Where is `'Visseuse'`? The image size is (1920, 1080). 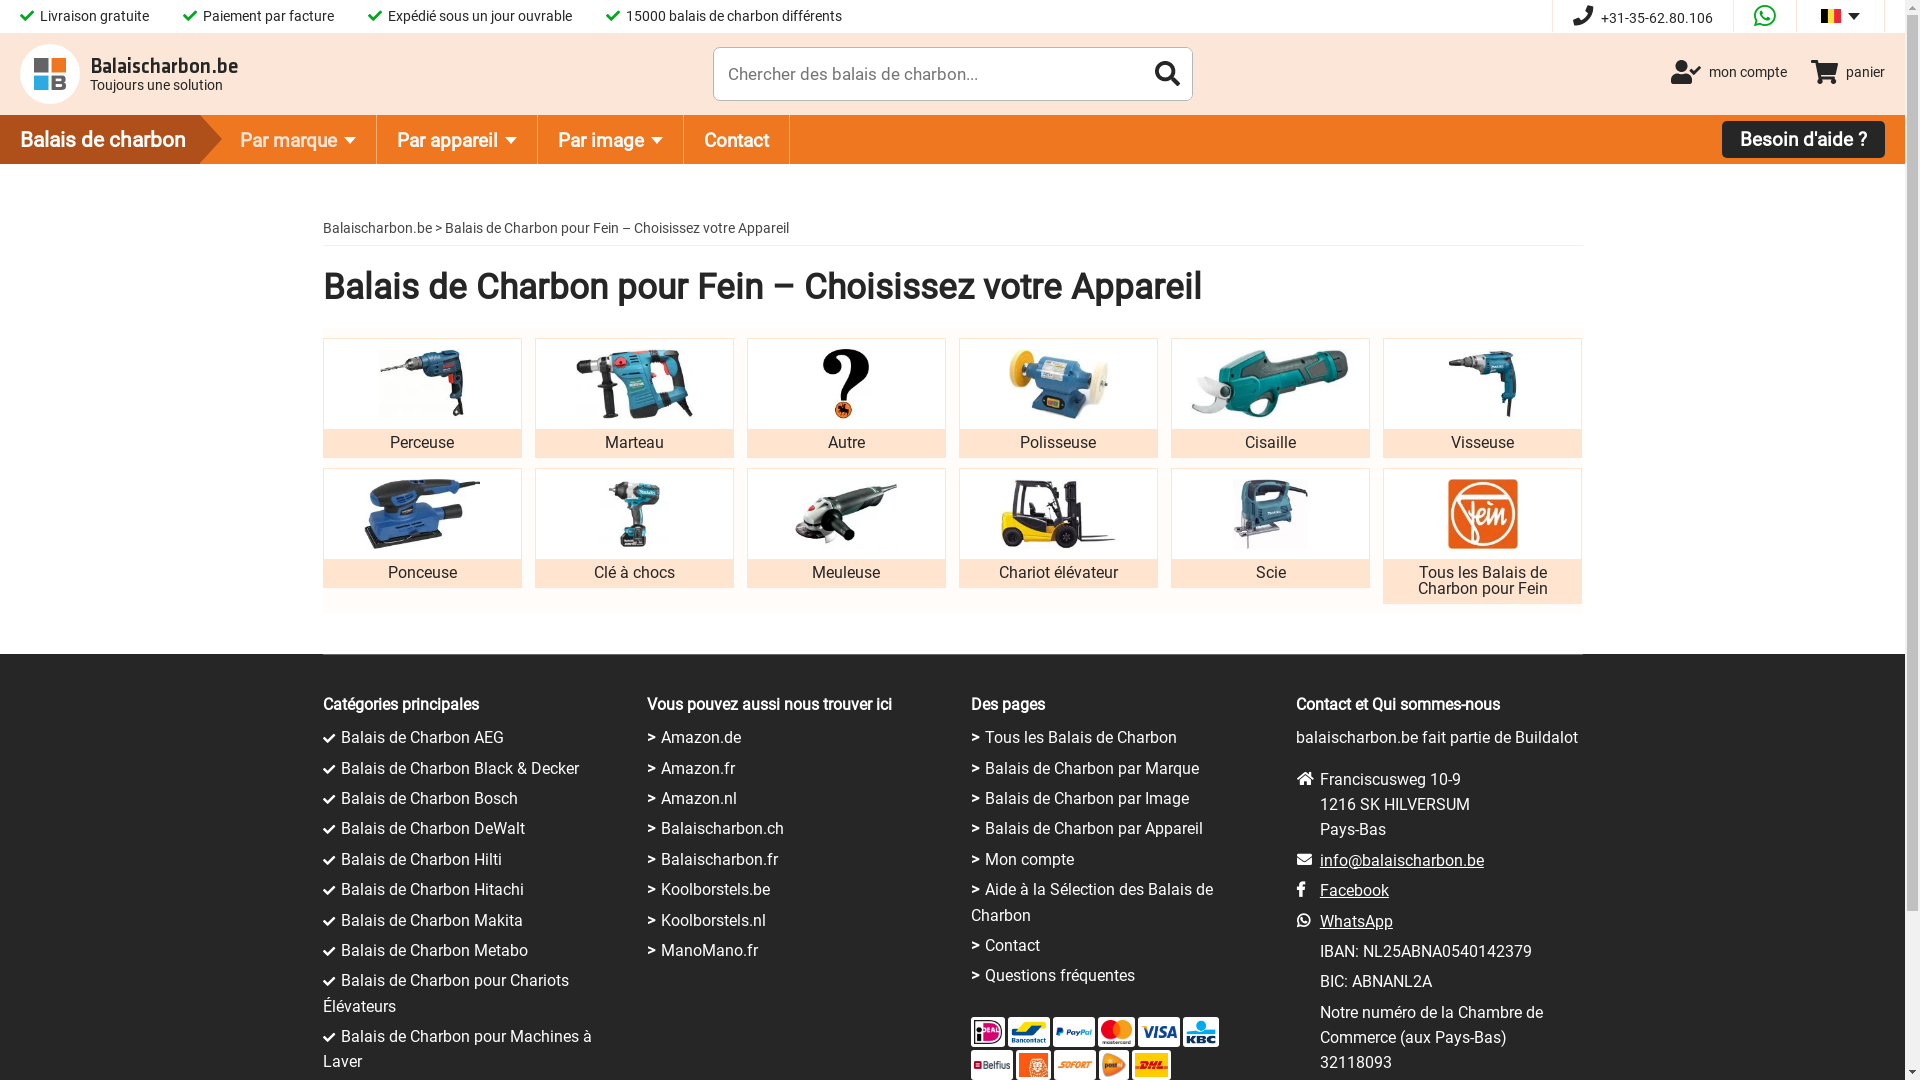 'Visseuse' is located at coordinates (1381, 397).